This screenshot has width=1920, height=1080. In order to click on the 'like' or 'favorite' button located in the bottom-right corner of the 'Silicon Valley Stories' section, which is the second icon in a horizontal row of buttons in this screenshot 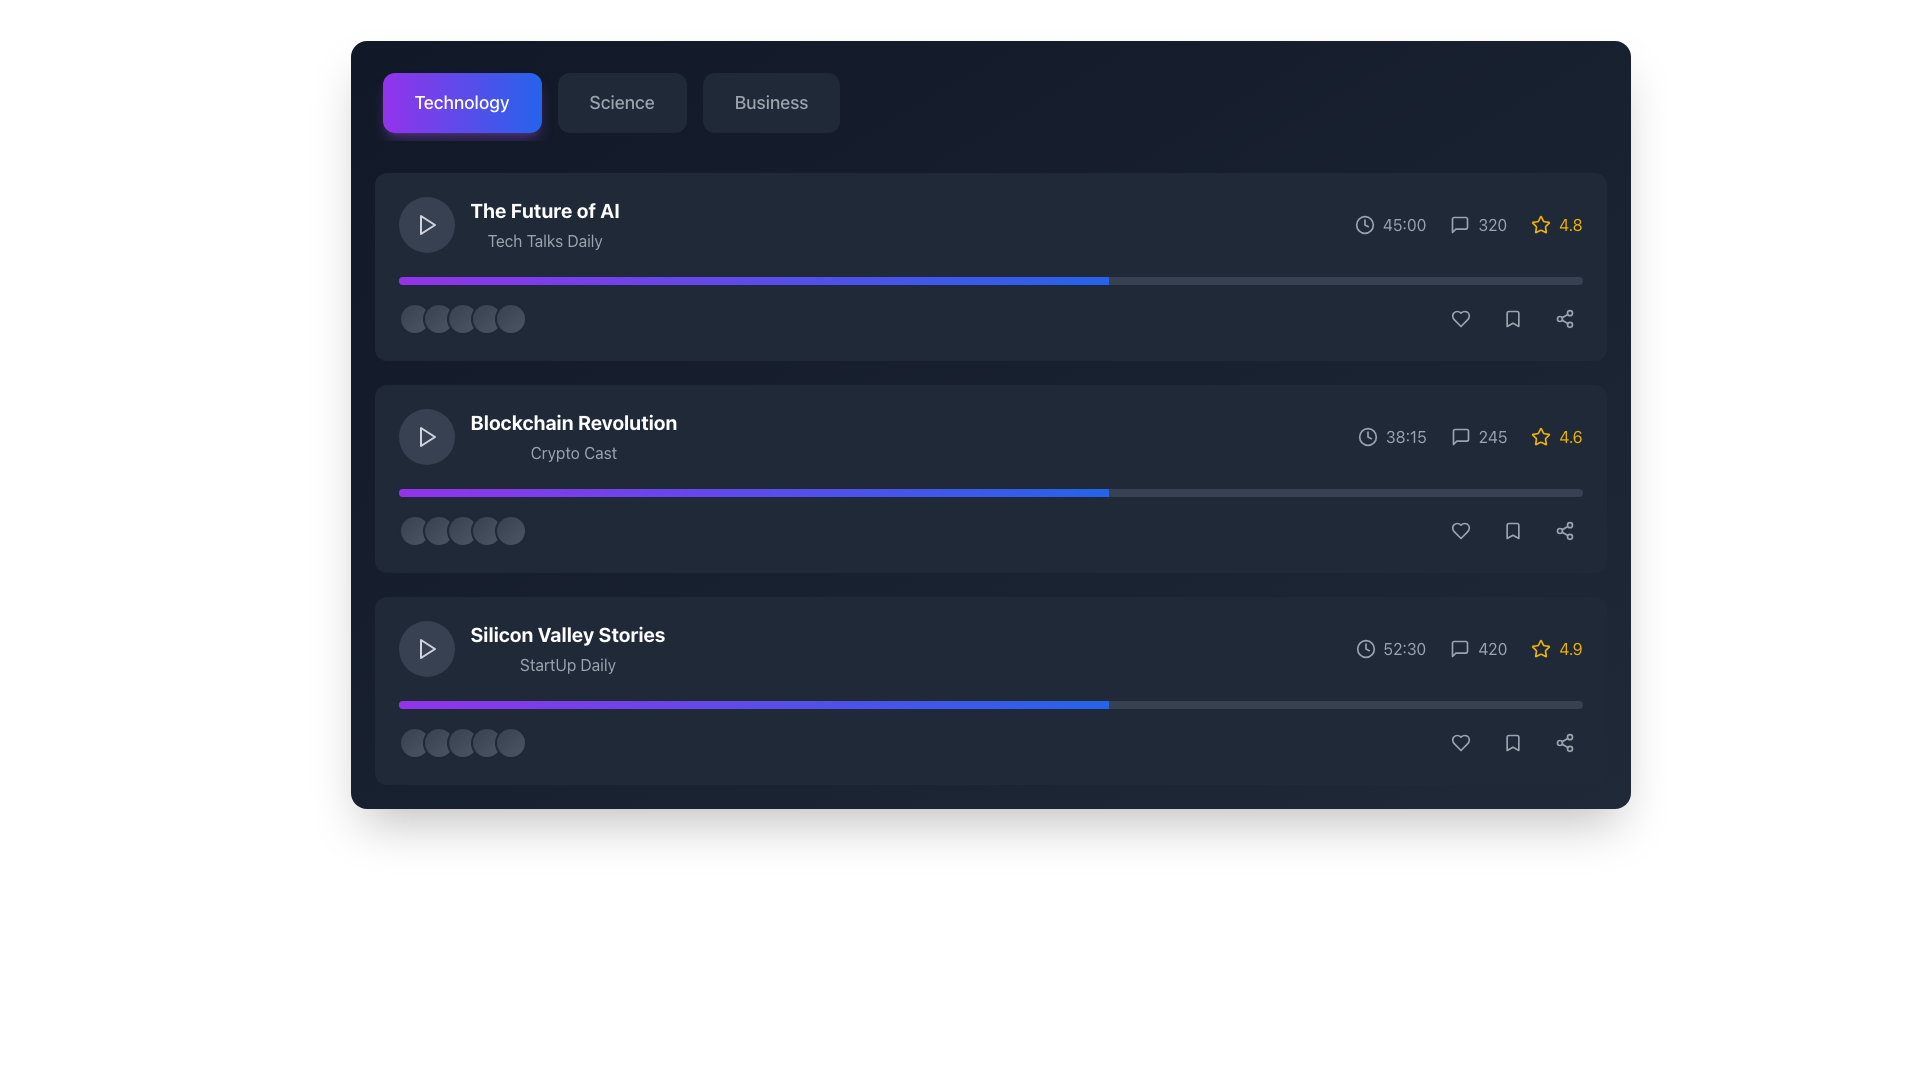, I will do `click(1460, 743)`.